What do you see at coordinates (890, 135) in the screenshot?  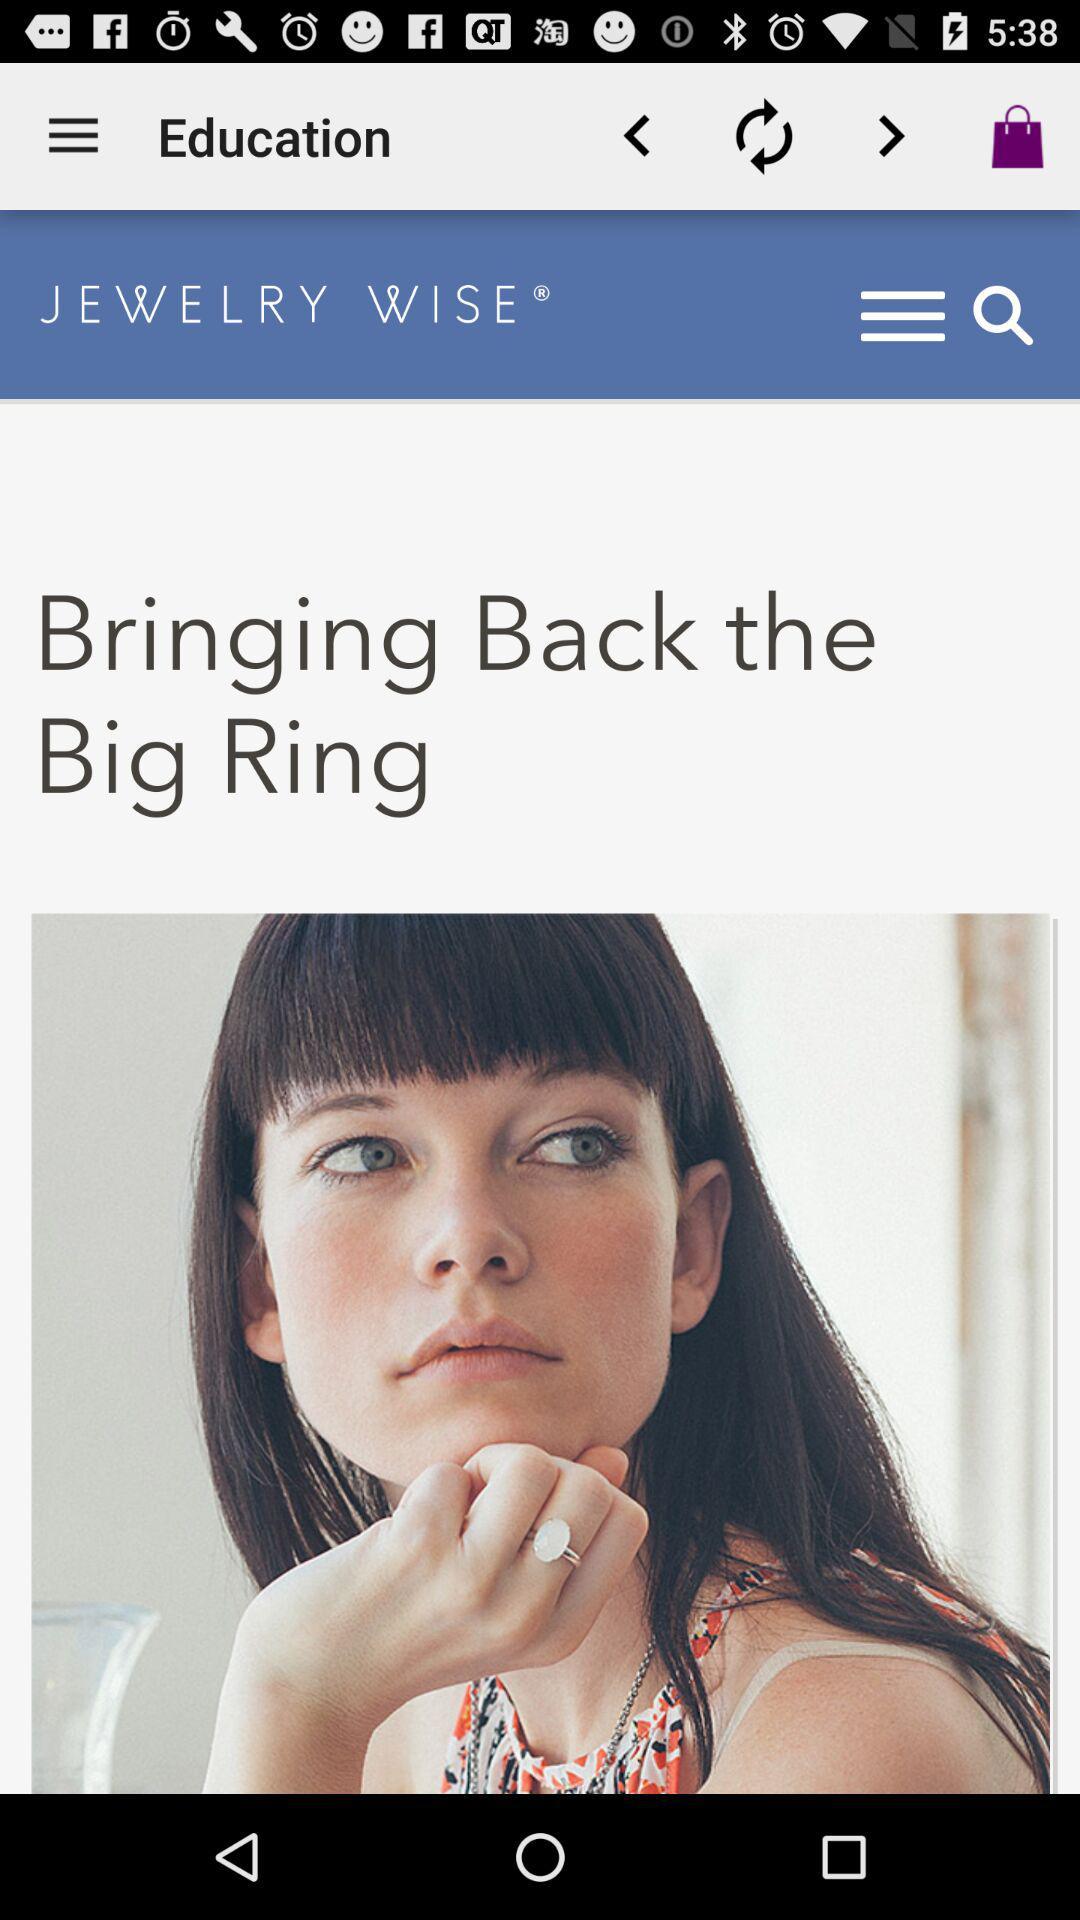 I see `next page` at bounding box center [890, 135].